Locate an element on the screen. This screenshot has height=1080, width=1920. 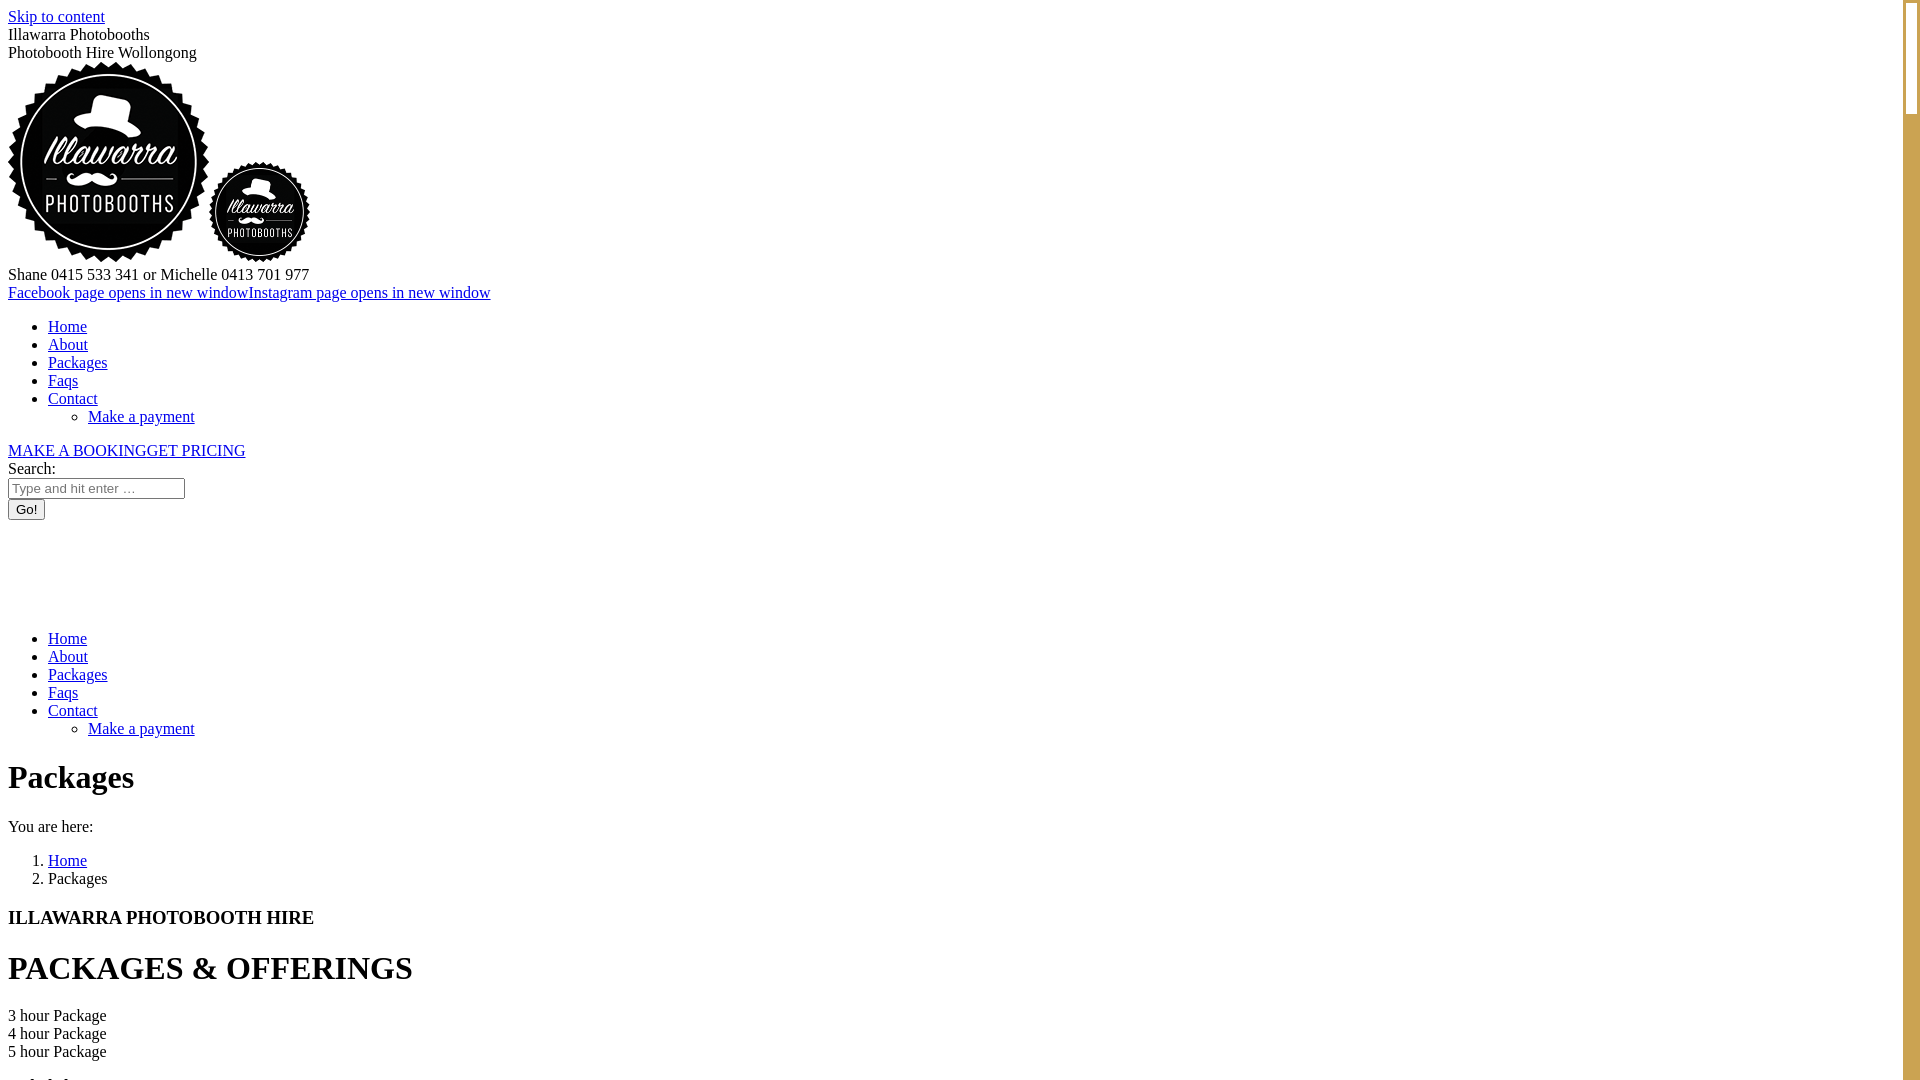
'Home' is located at coordinates (67, 859).